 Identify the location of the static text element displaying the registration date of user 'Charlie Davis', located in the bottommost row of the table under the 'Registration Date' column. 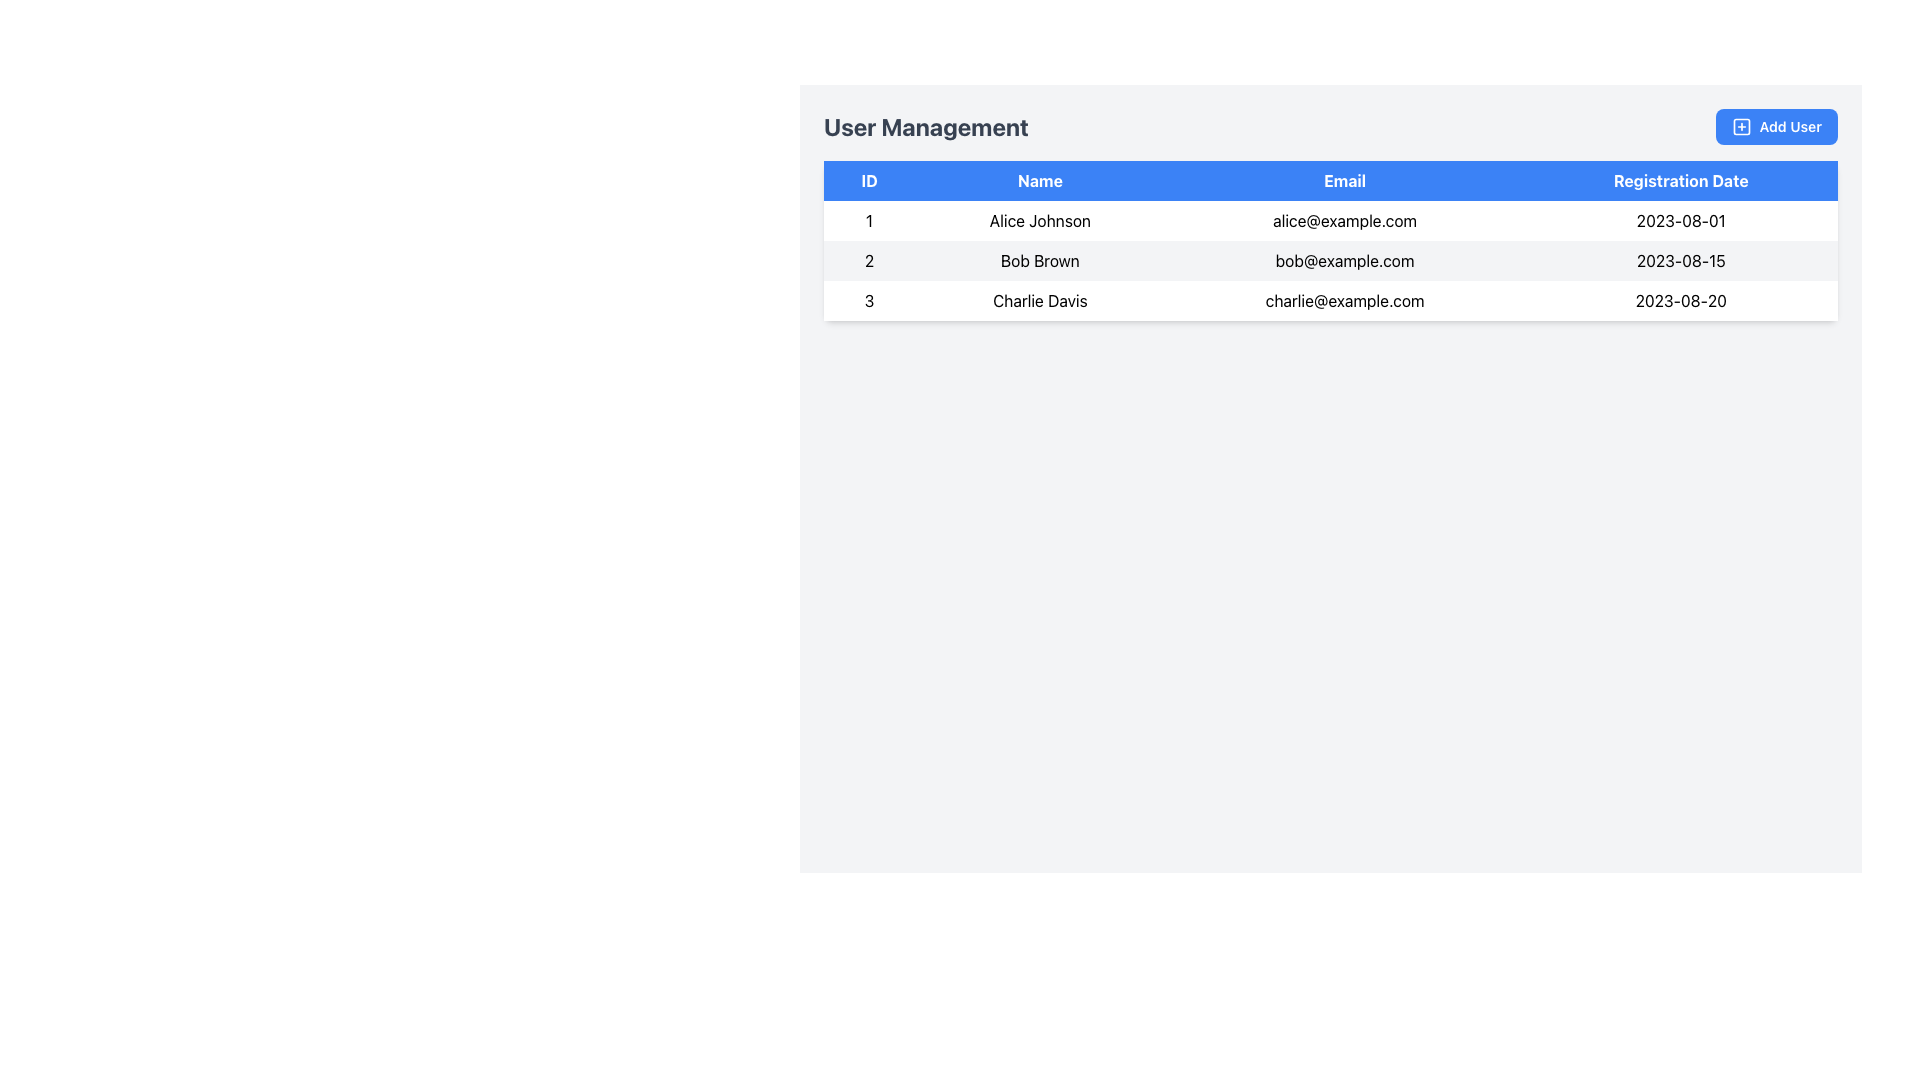
(1680, 300).